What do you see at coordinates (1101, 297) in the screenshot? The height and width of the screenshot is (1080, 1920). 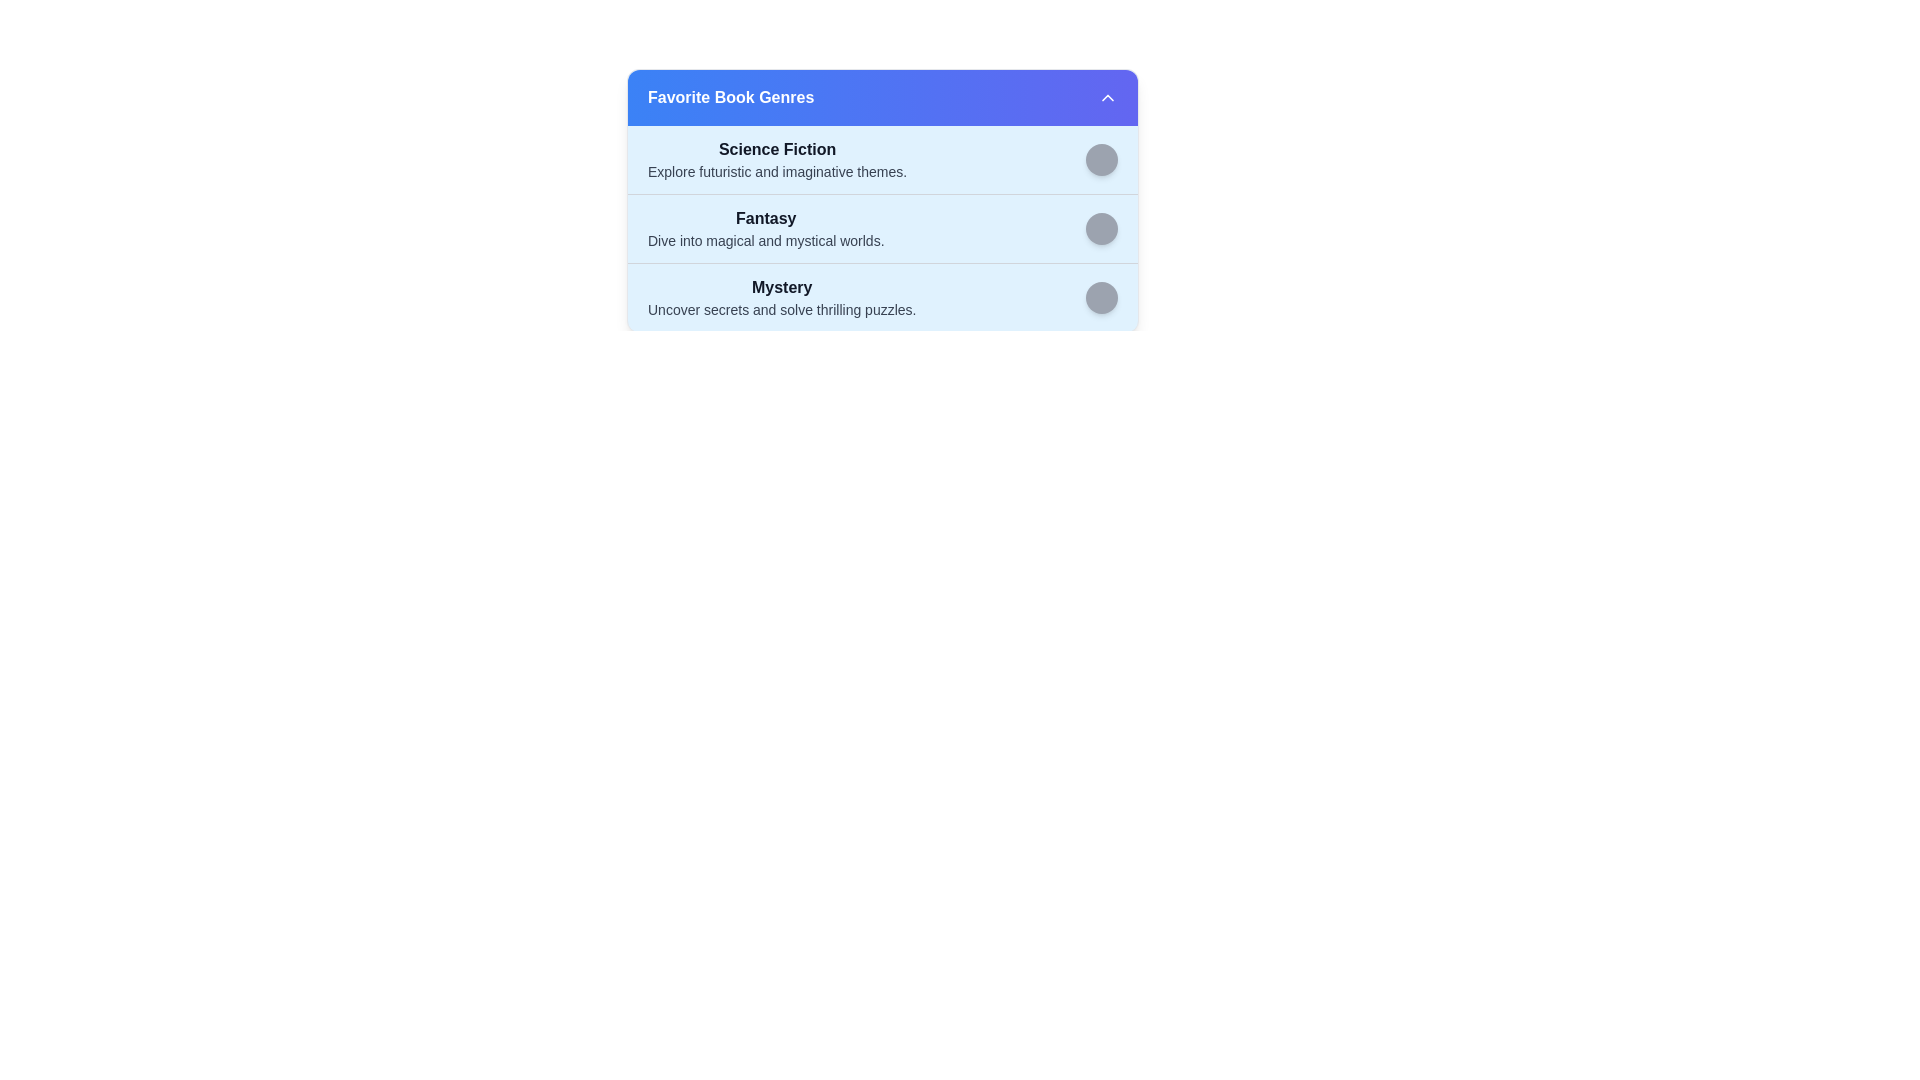 I see `the button at the far right of the third row labeled 'Mystery'` at bounding box center [1101, 297].